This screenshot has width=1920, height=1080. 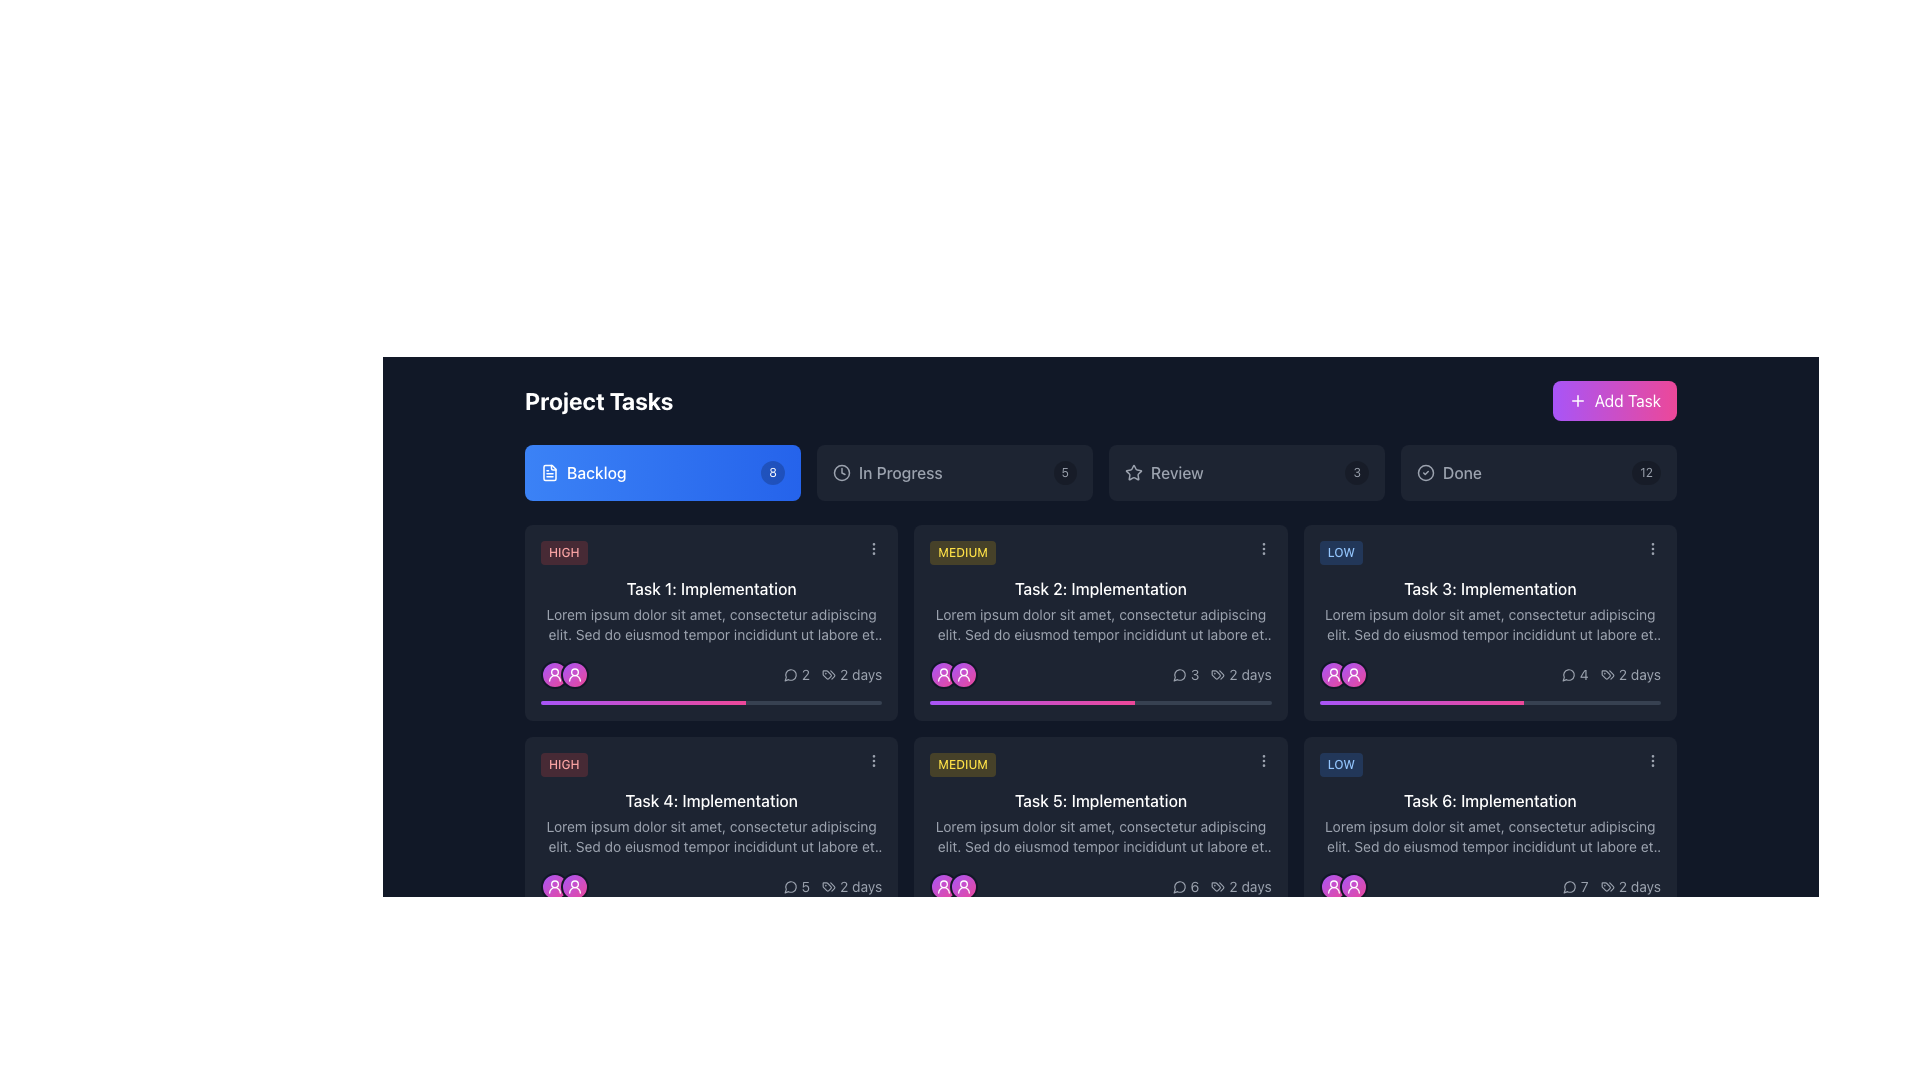 I want to click on the SVG-based icon that visually indicates the addition functionality of the 'Add Task' button, located on the far right of the toolbar, to the left of the 'Add Task' label, so click(x=1576, y=401).